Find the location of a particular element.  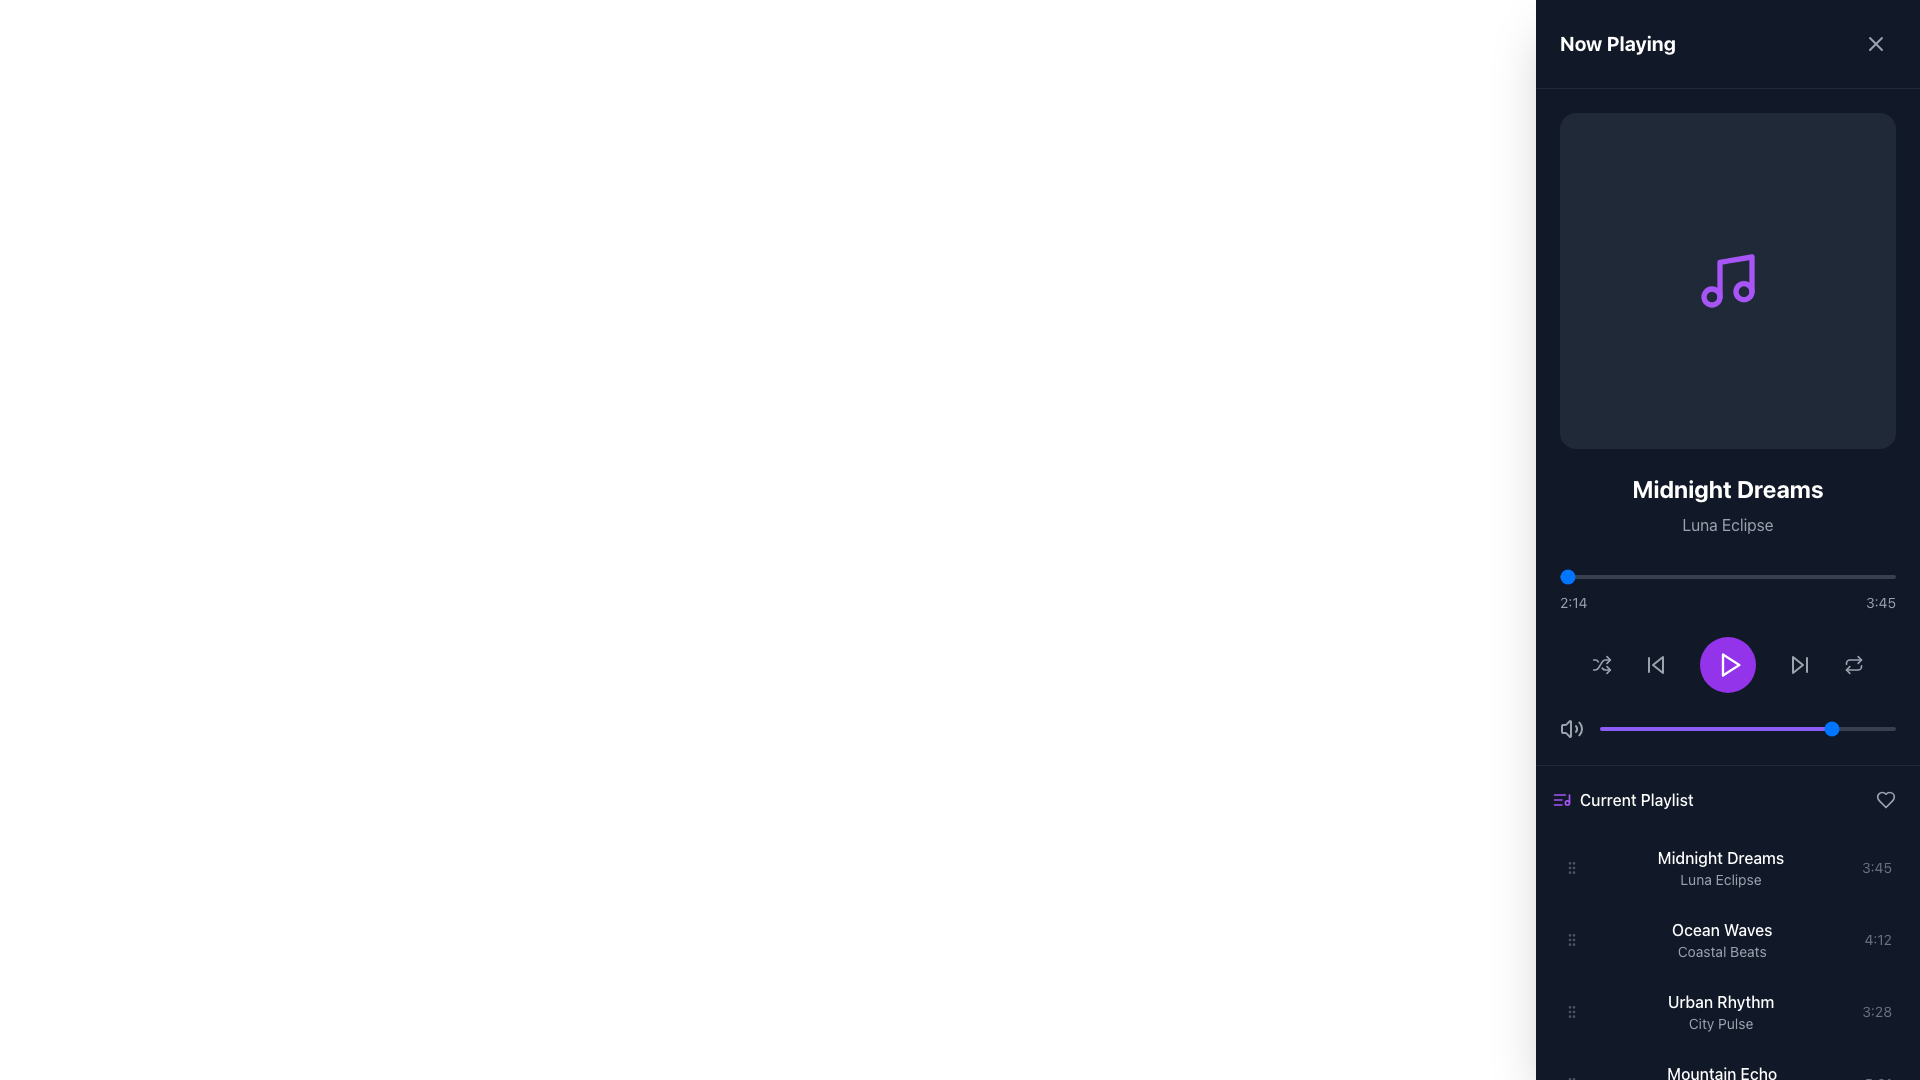

the slider is located at coordinates (1750, 729).